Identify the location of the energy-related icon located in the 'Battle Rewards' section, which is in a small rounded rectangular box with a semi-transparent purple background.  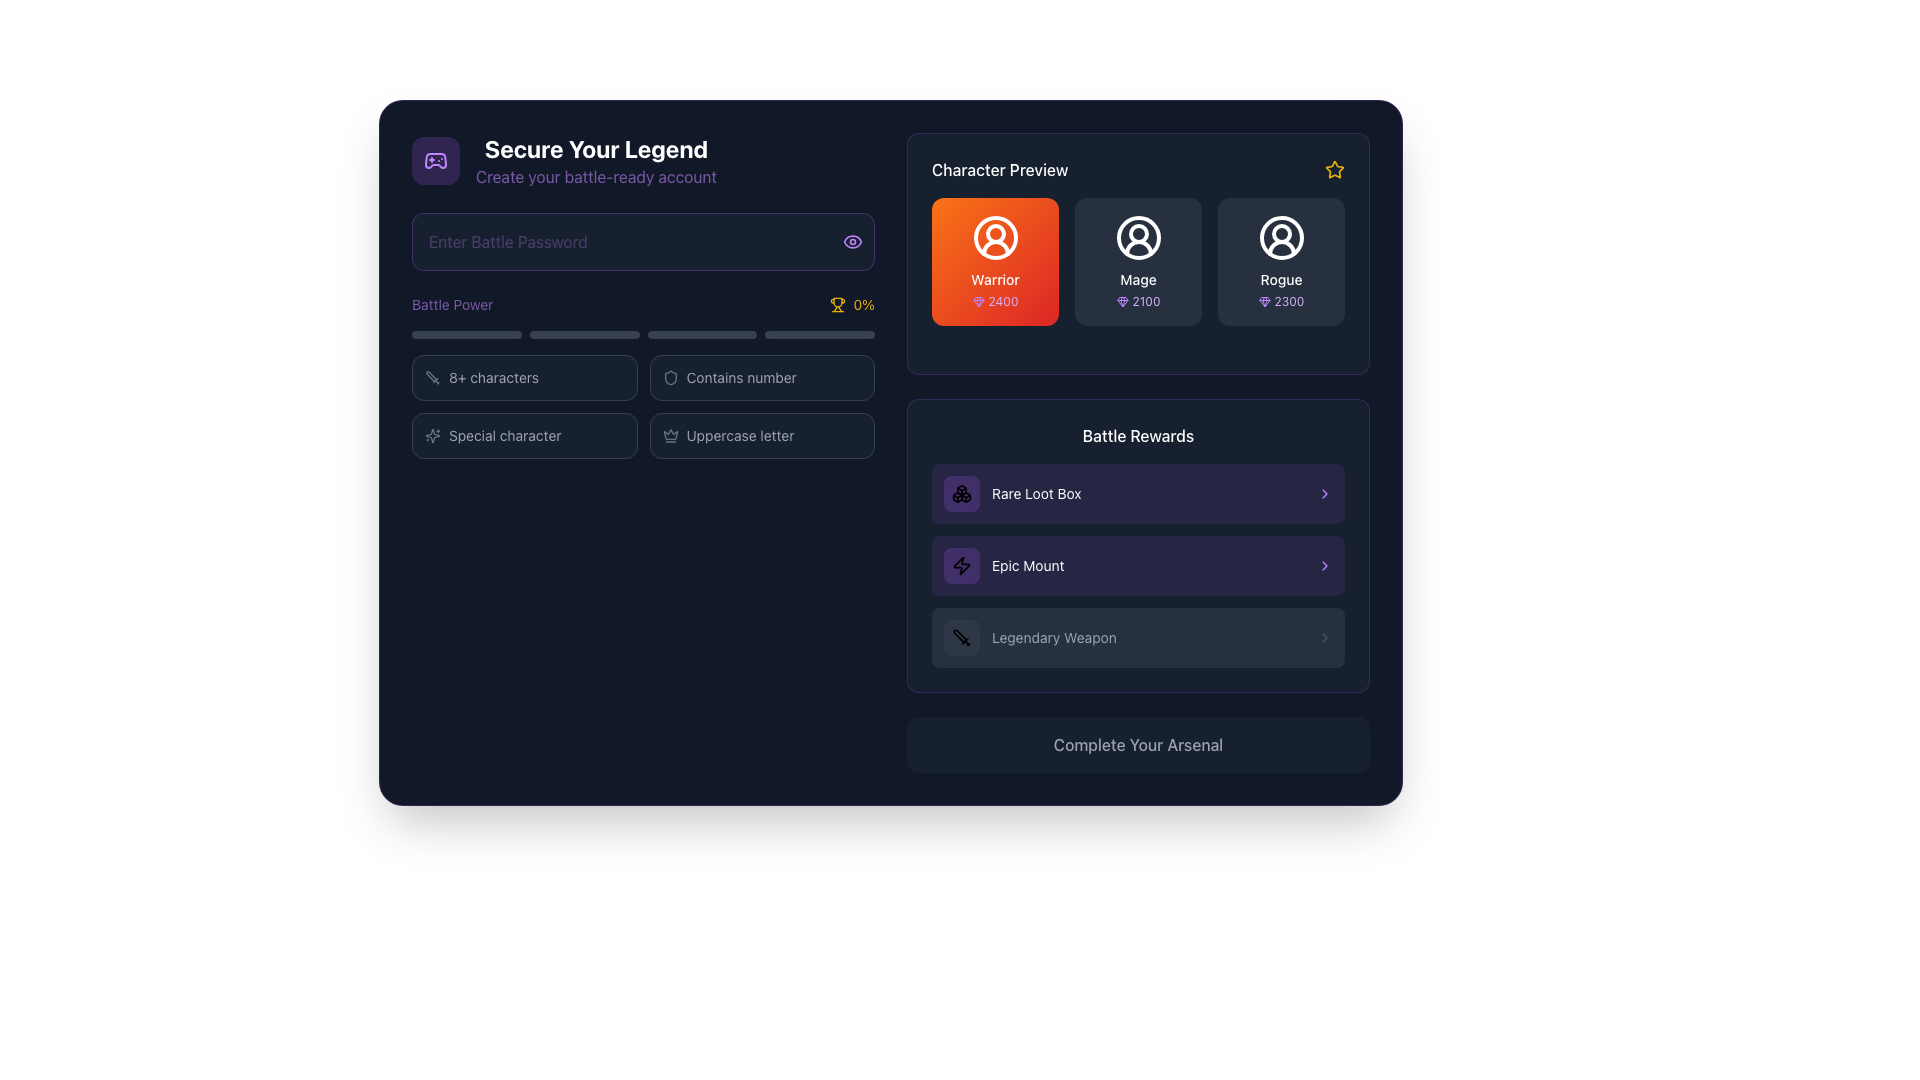
(961, 566).